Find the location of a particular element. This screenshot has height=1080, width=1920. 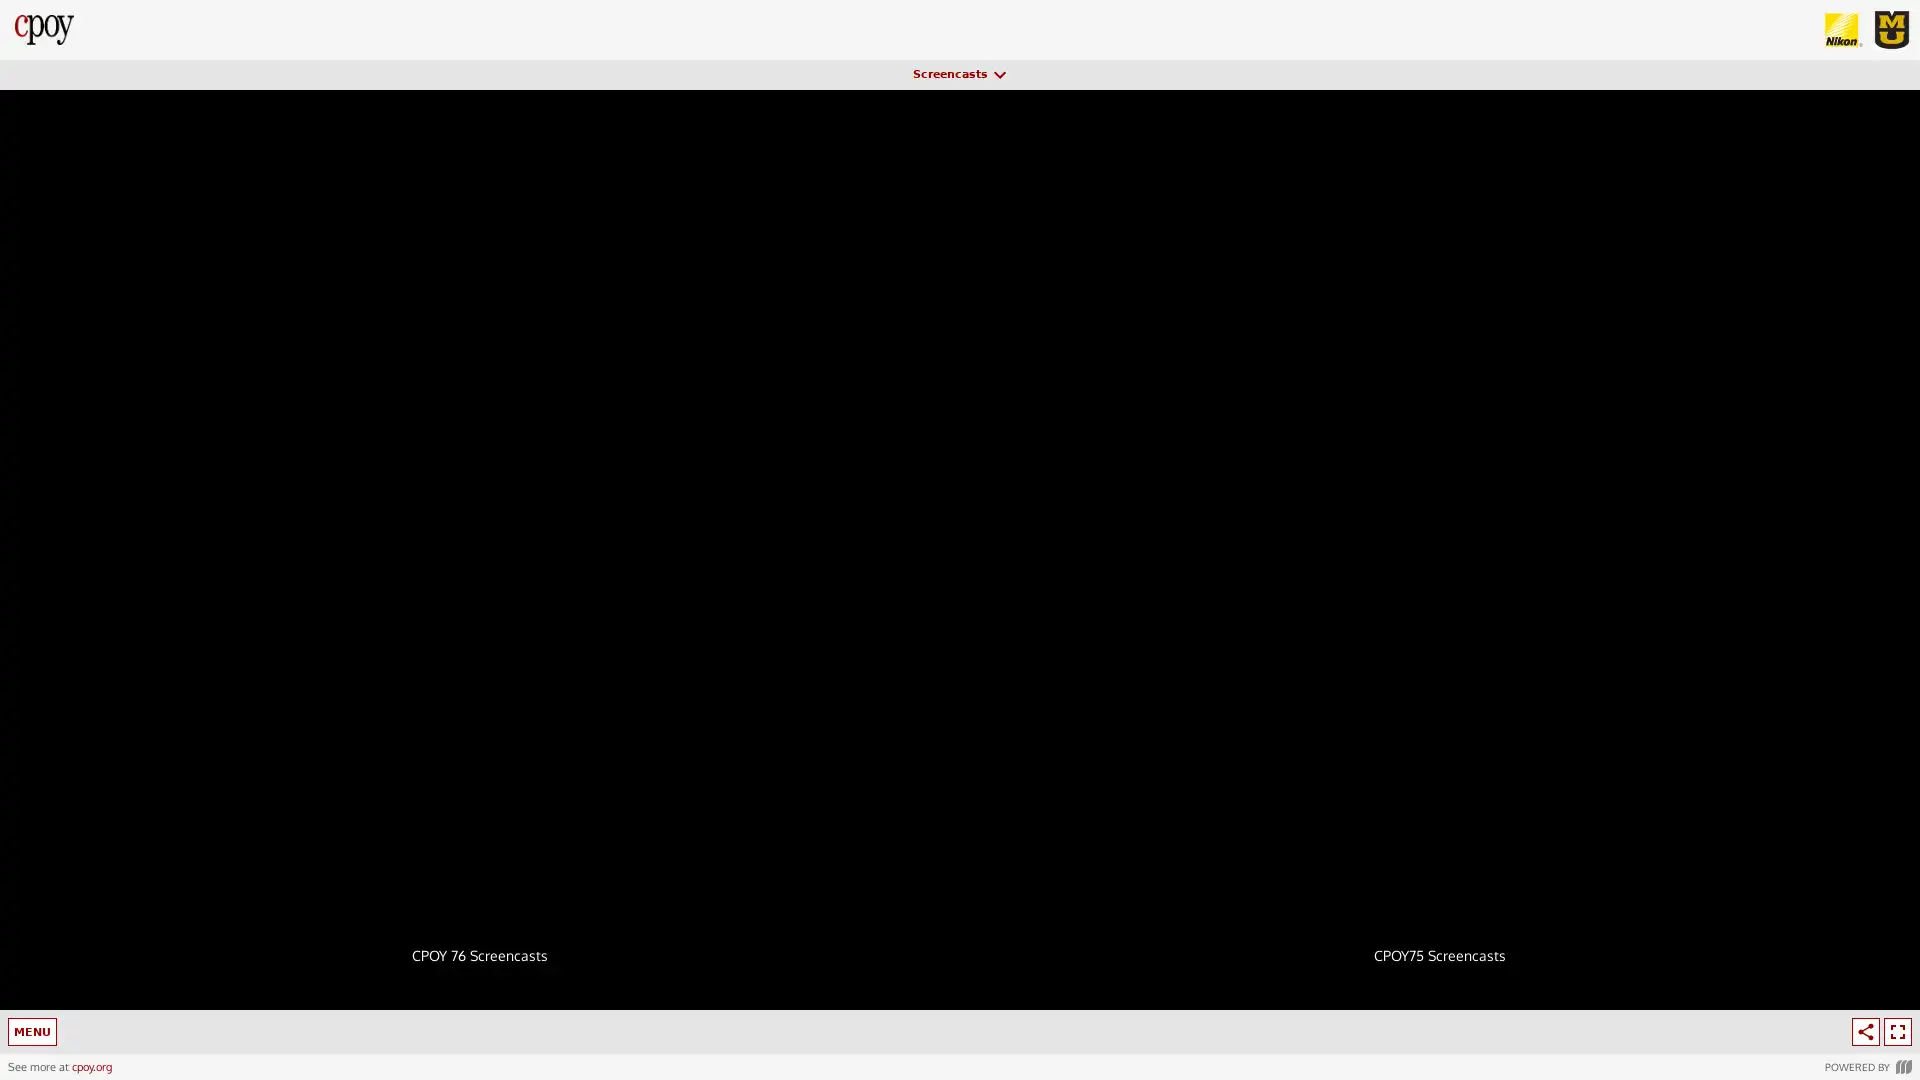

MENU is located at coordinates (34, 1032).